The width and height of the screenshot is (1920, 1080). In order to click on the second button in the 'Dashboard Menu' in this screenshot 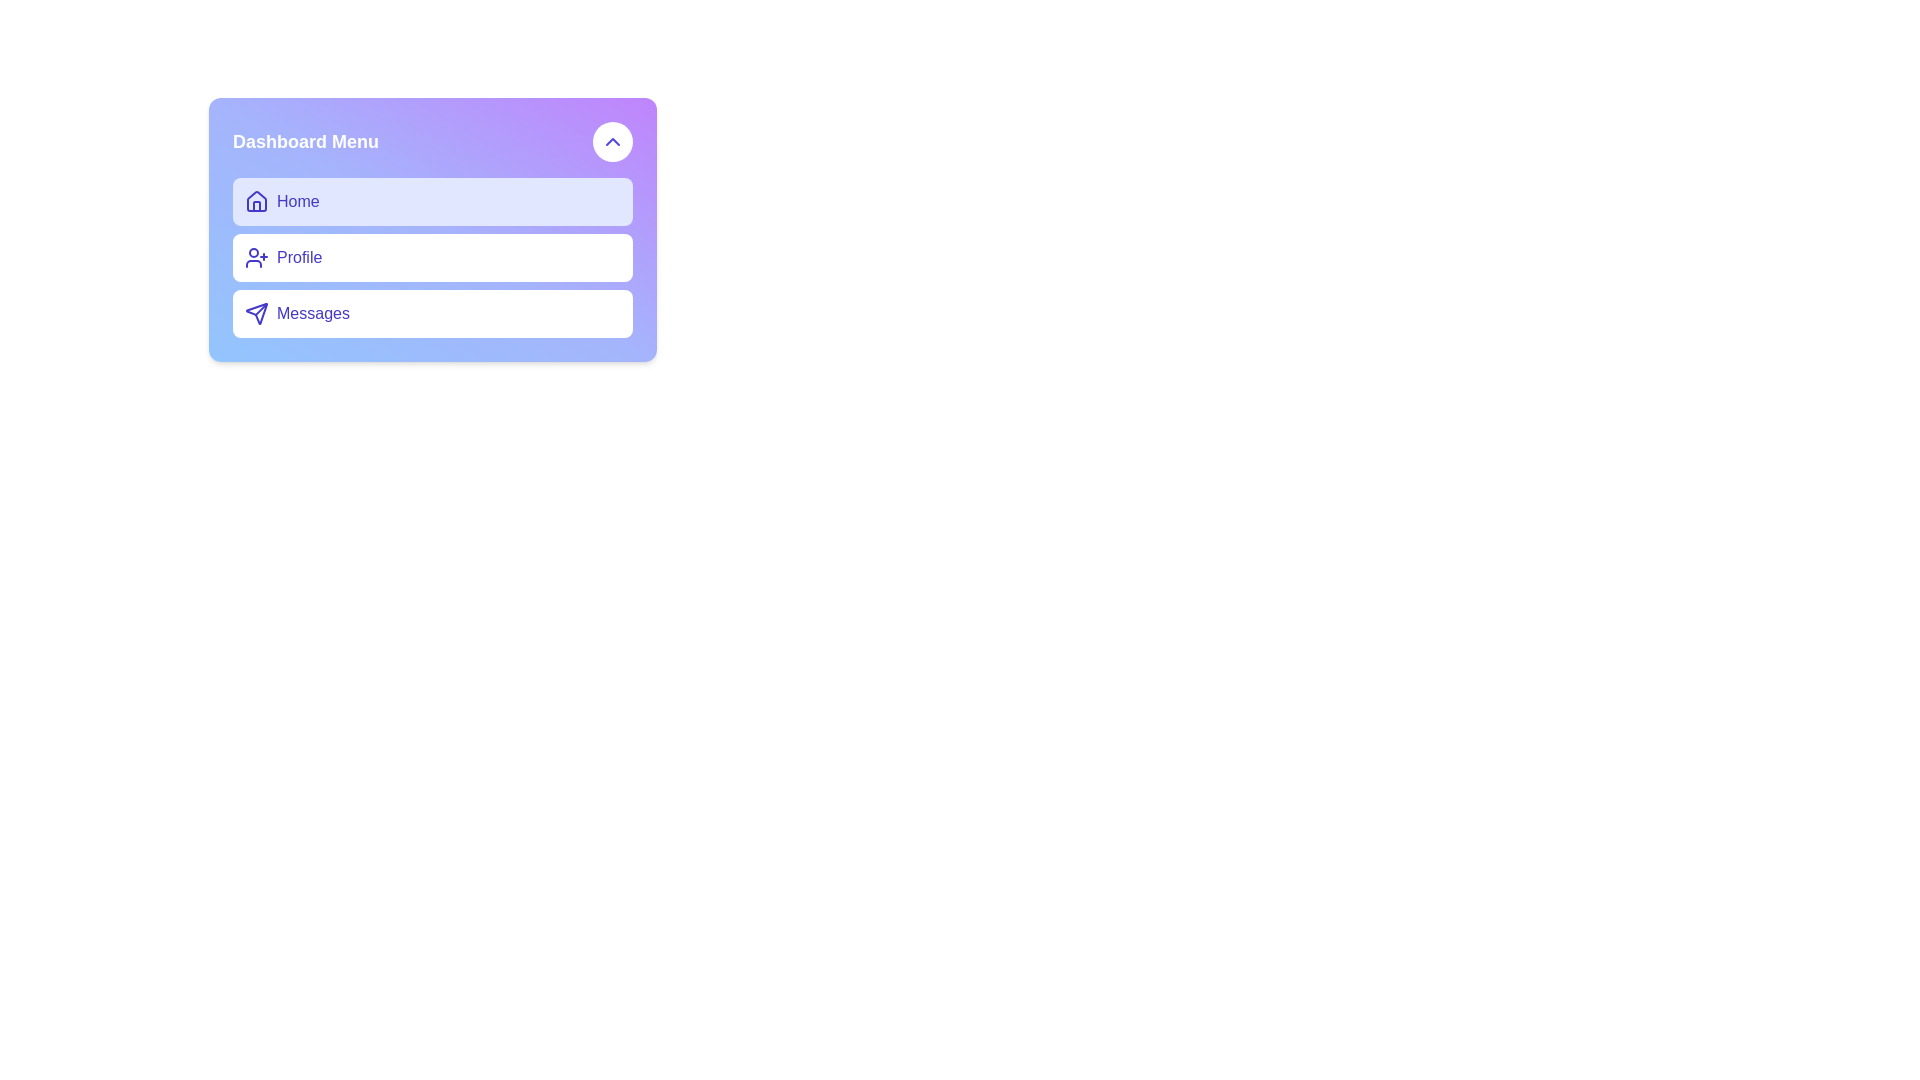, I will do `click(431, 257)`.